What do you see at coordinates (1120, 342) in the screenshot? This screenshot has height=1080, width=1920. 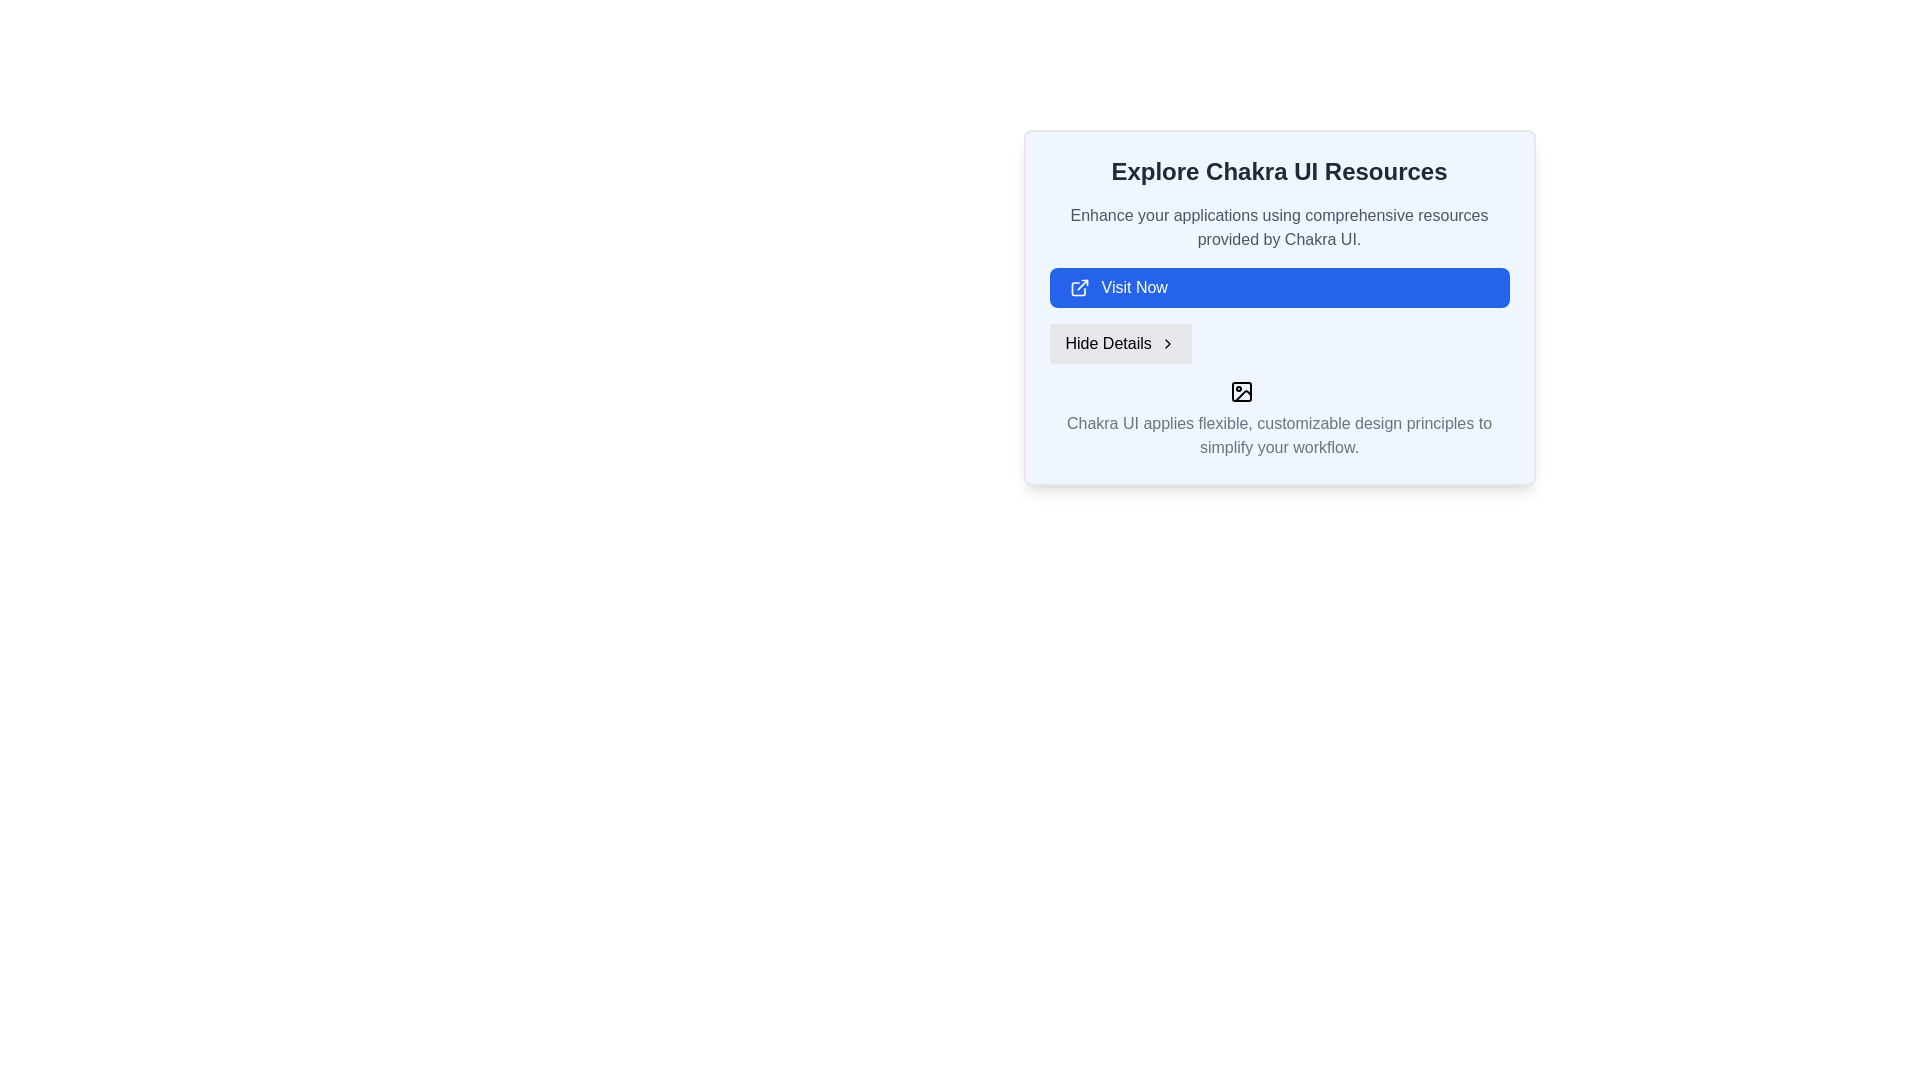 I see `the 'Hide Details' button, which is a rectangular button with a light gray background, rounded corners, and black text, featuring a chevron icon pointing to the right` at bounding box center [1120, 342].